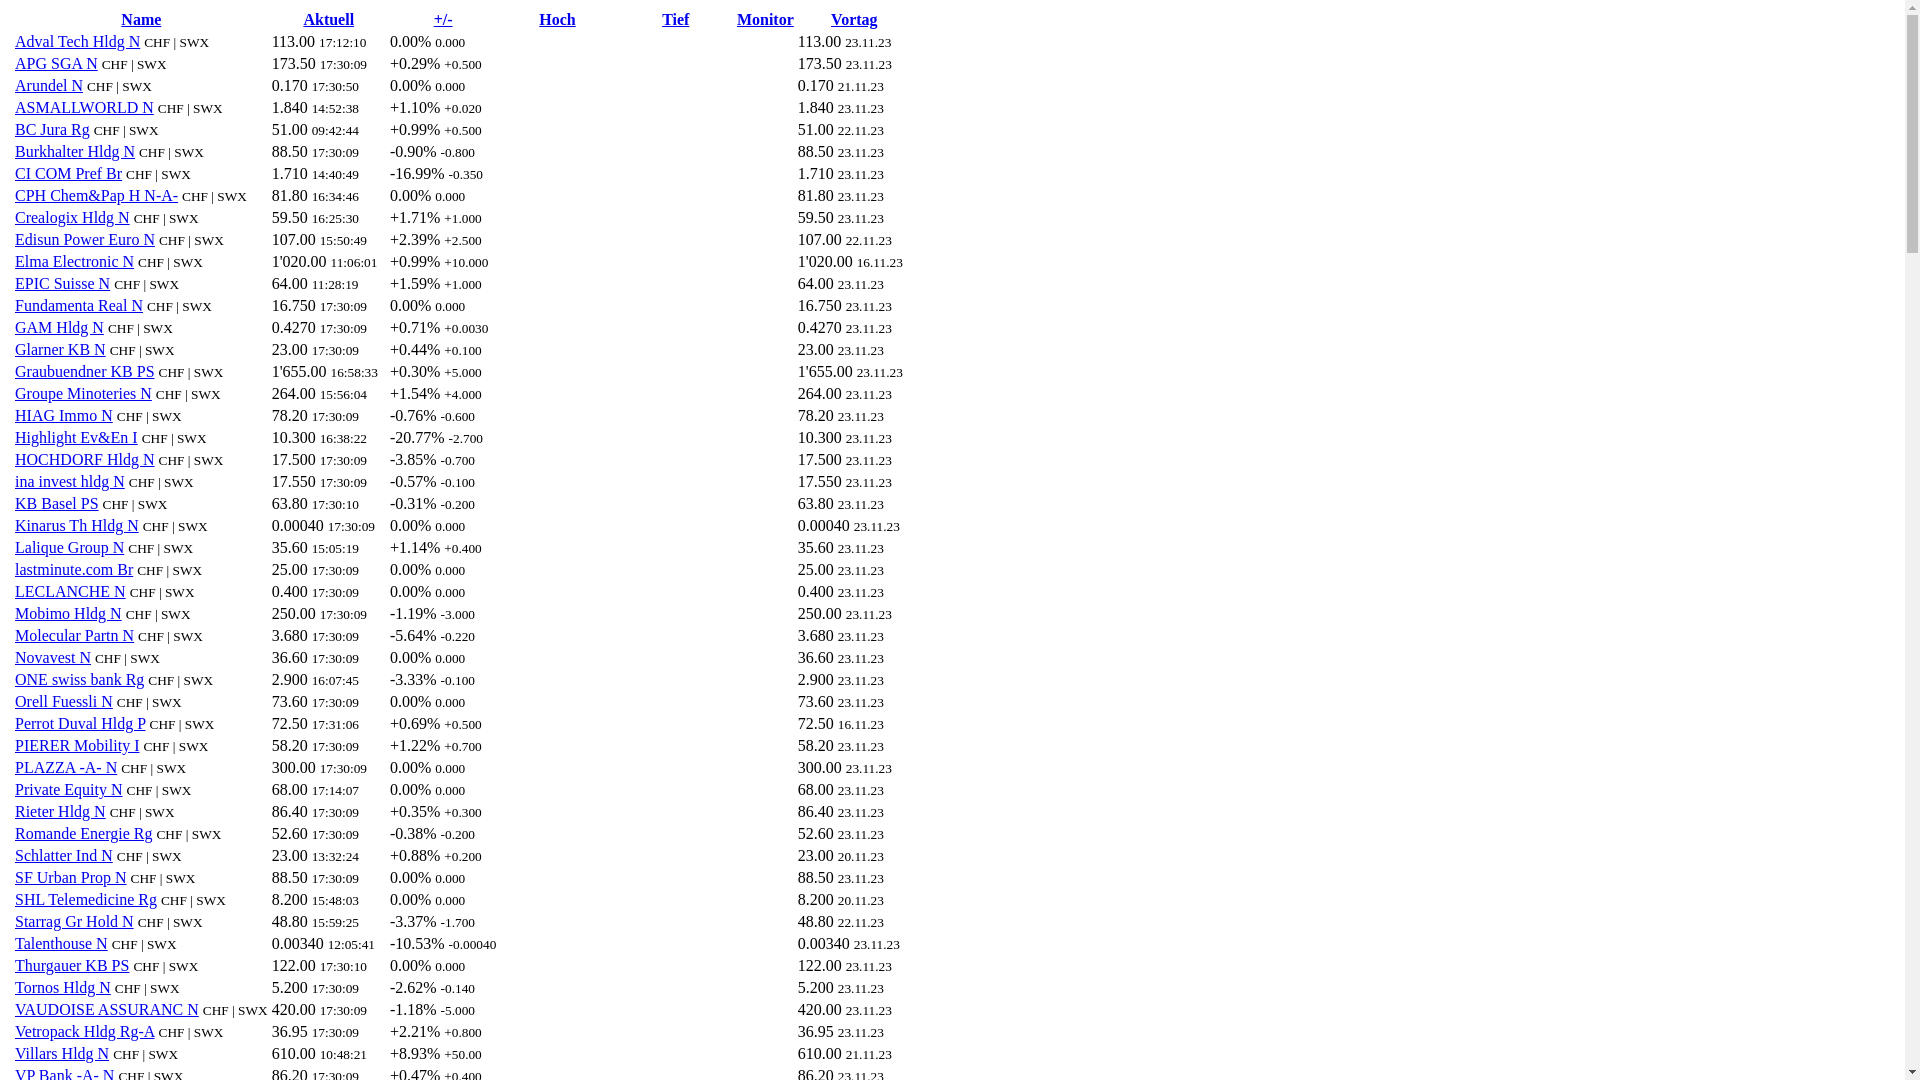  What do you see at coordinates (14, 502) in the screenshot?
I see `'KB Basel PS'` at bounding box center [14, 502].